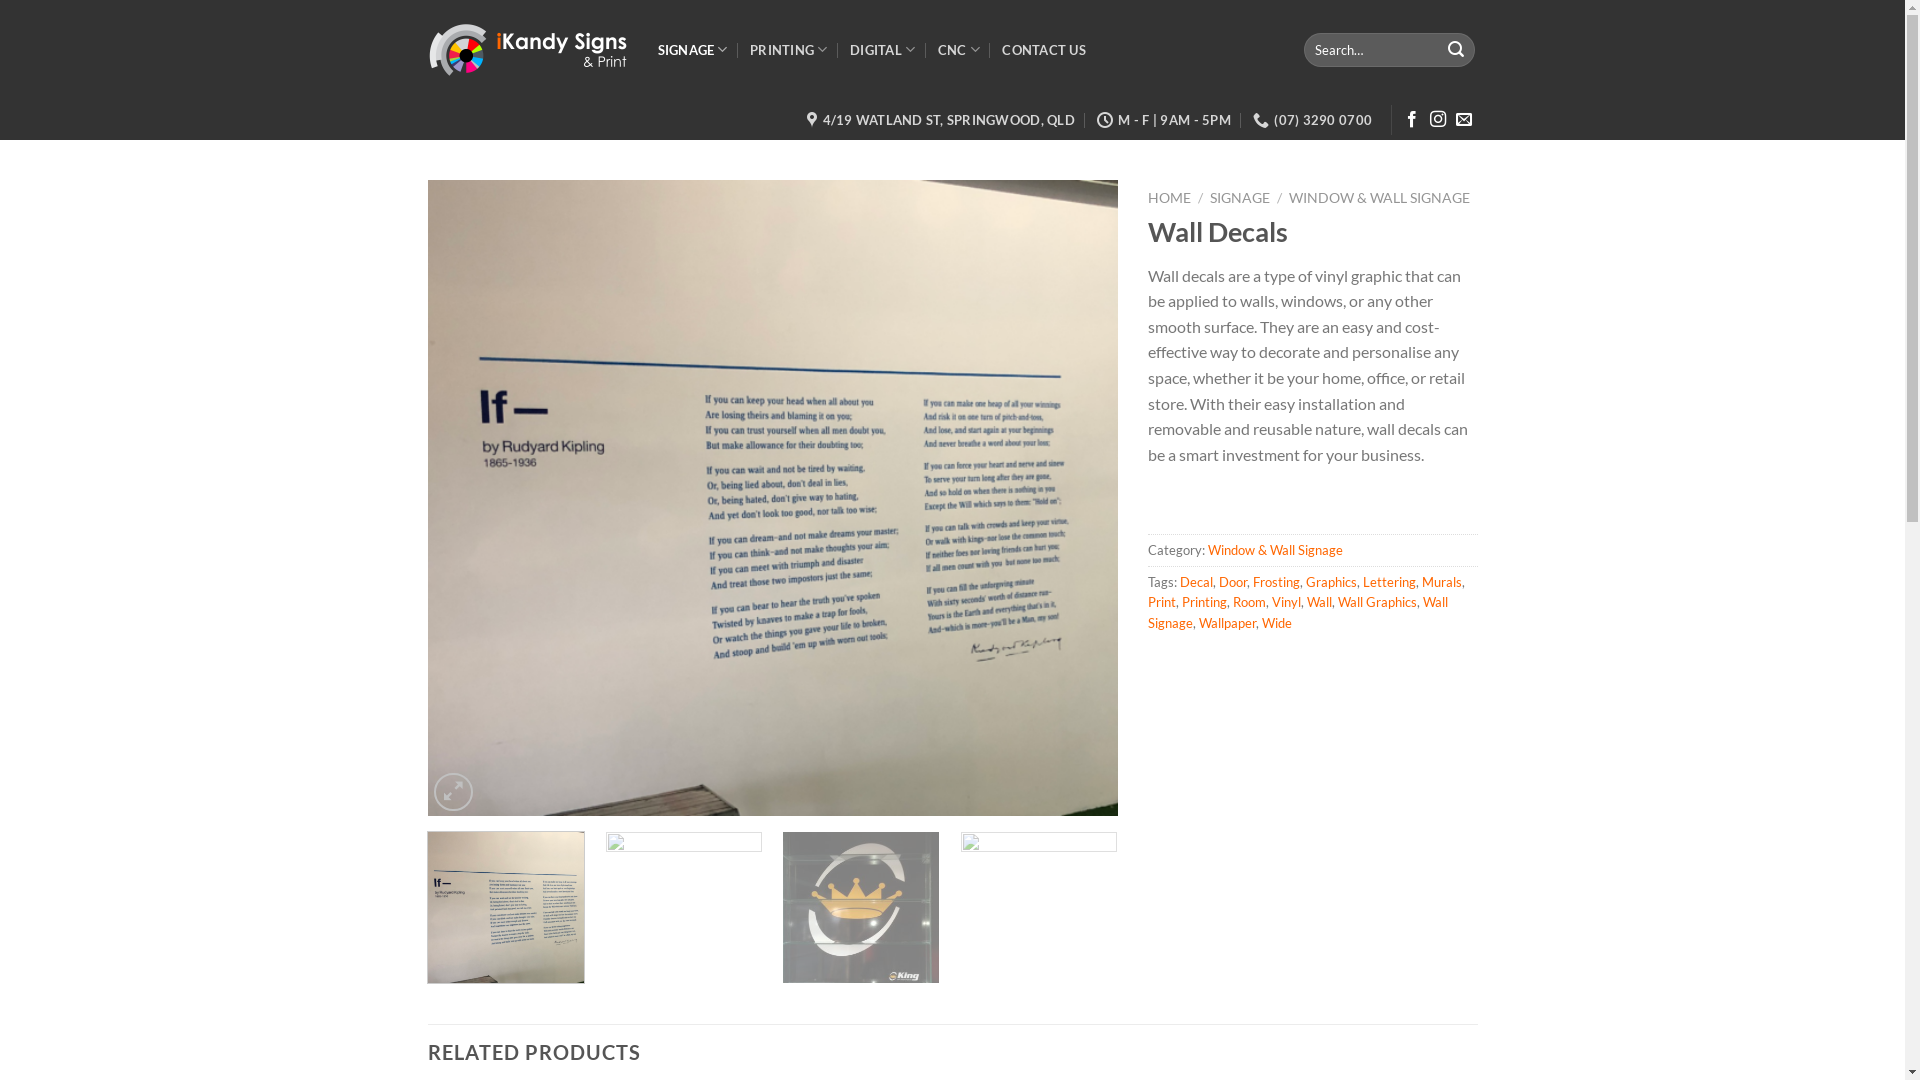 The height and width of the screenshot is (1080, 1920). I want to click on 'Door', so click(1231, 582).